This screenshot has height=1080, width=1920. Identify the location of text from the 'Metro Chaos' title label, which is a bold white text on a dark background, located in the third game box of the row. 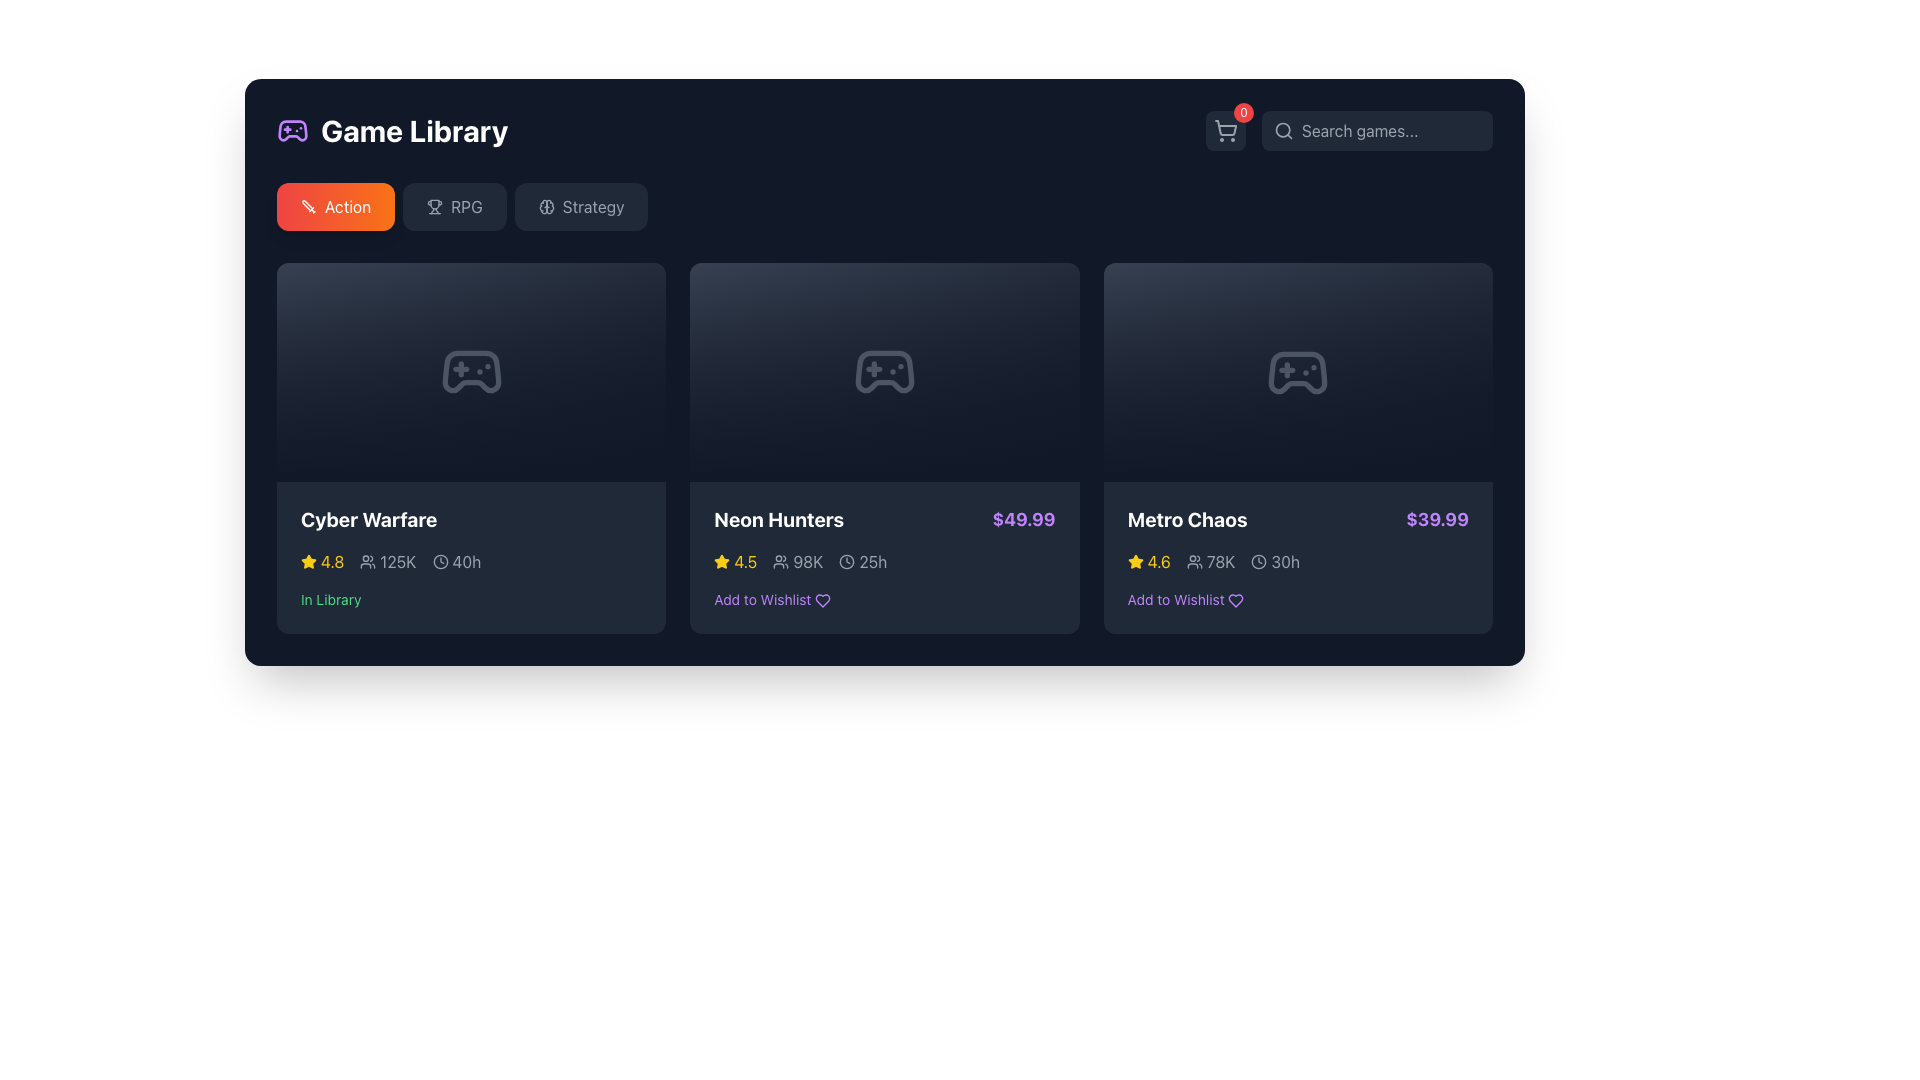
(1187, 519).